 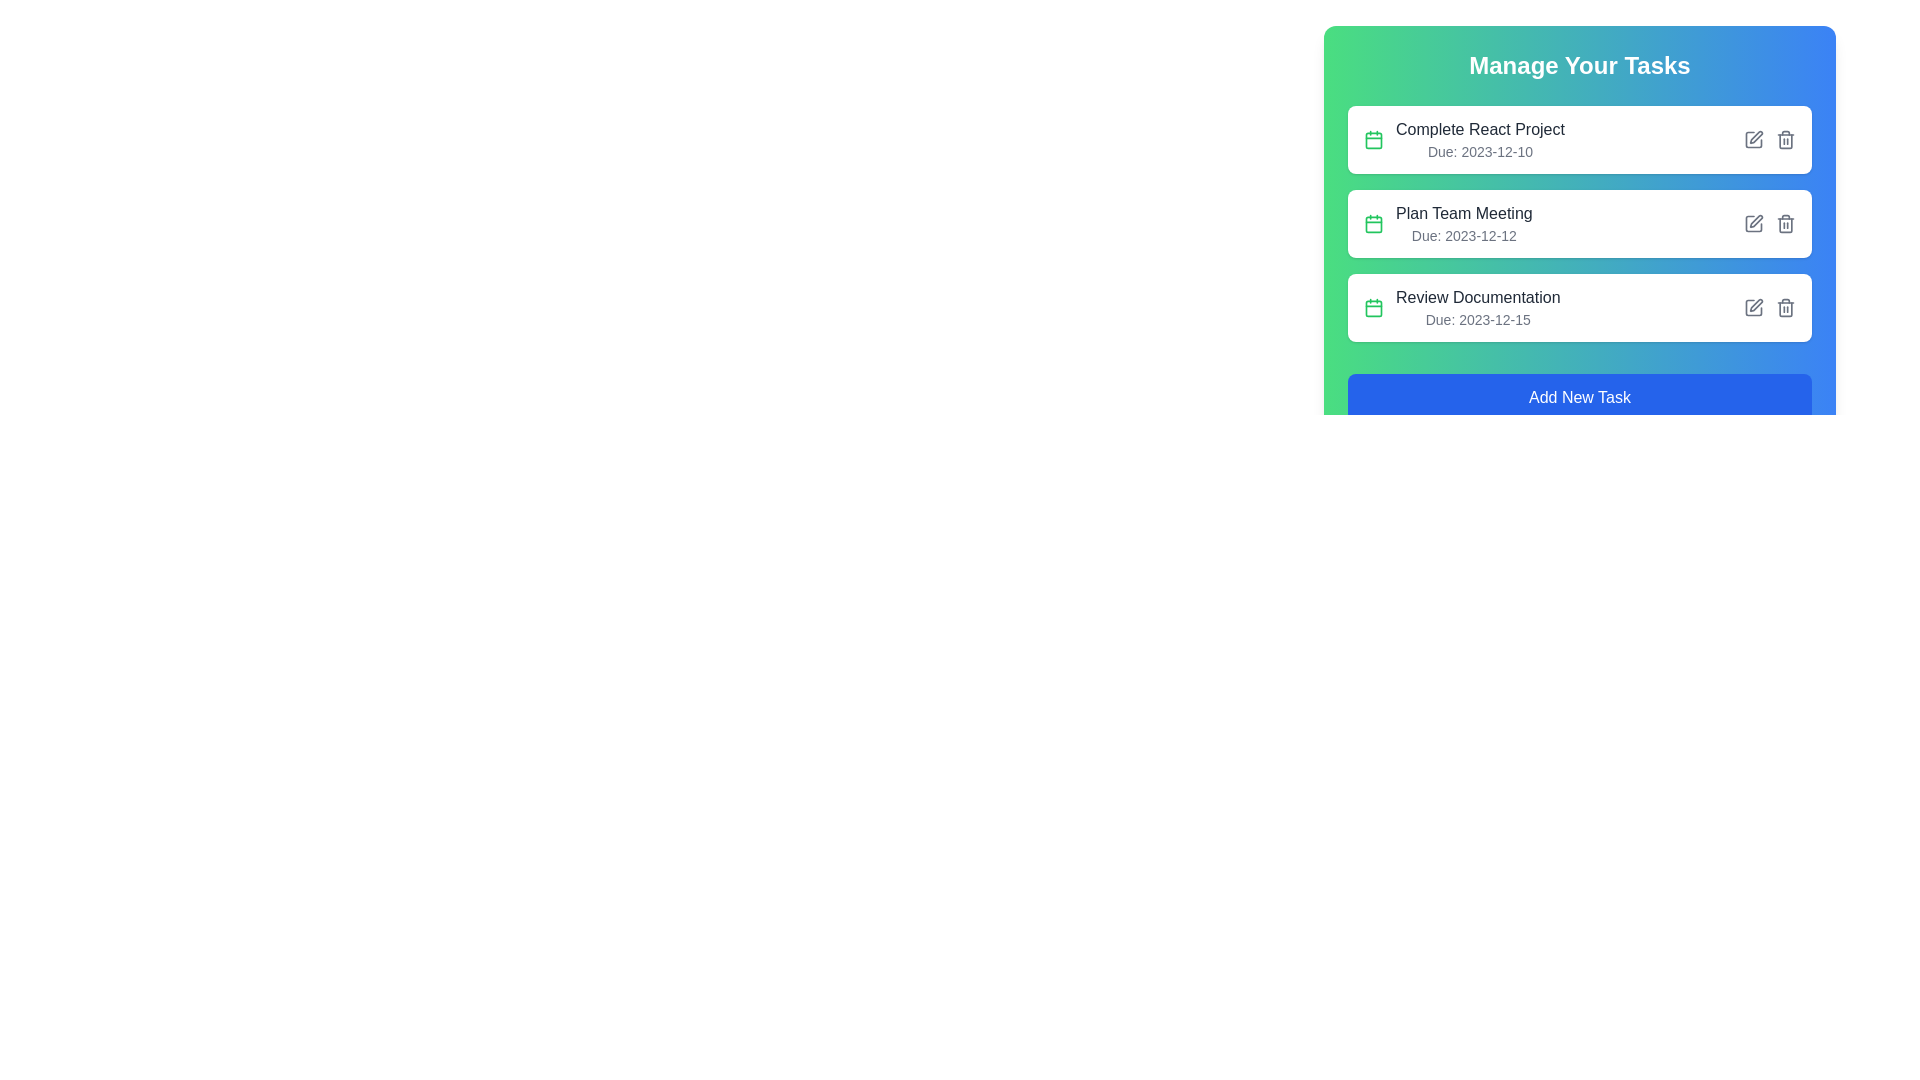 What do you see at coordinates (1372, 308) in the screenshot?
I see `the decorative graphical element that is a rounded rectangle shape within the calendar icon next to the 'Review Documentation' task` at bounding box center [1372, 308].